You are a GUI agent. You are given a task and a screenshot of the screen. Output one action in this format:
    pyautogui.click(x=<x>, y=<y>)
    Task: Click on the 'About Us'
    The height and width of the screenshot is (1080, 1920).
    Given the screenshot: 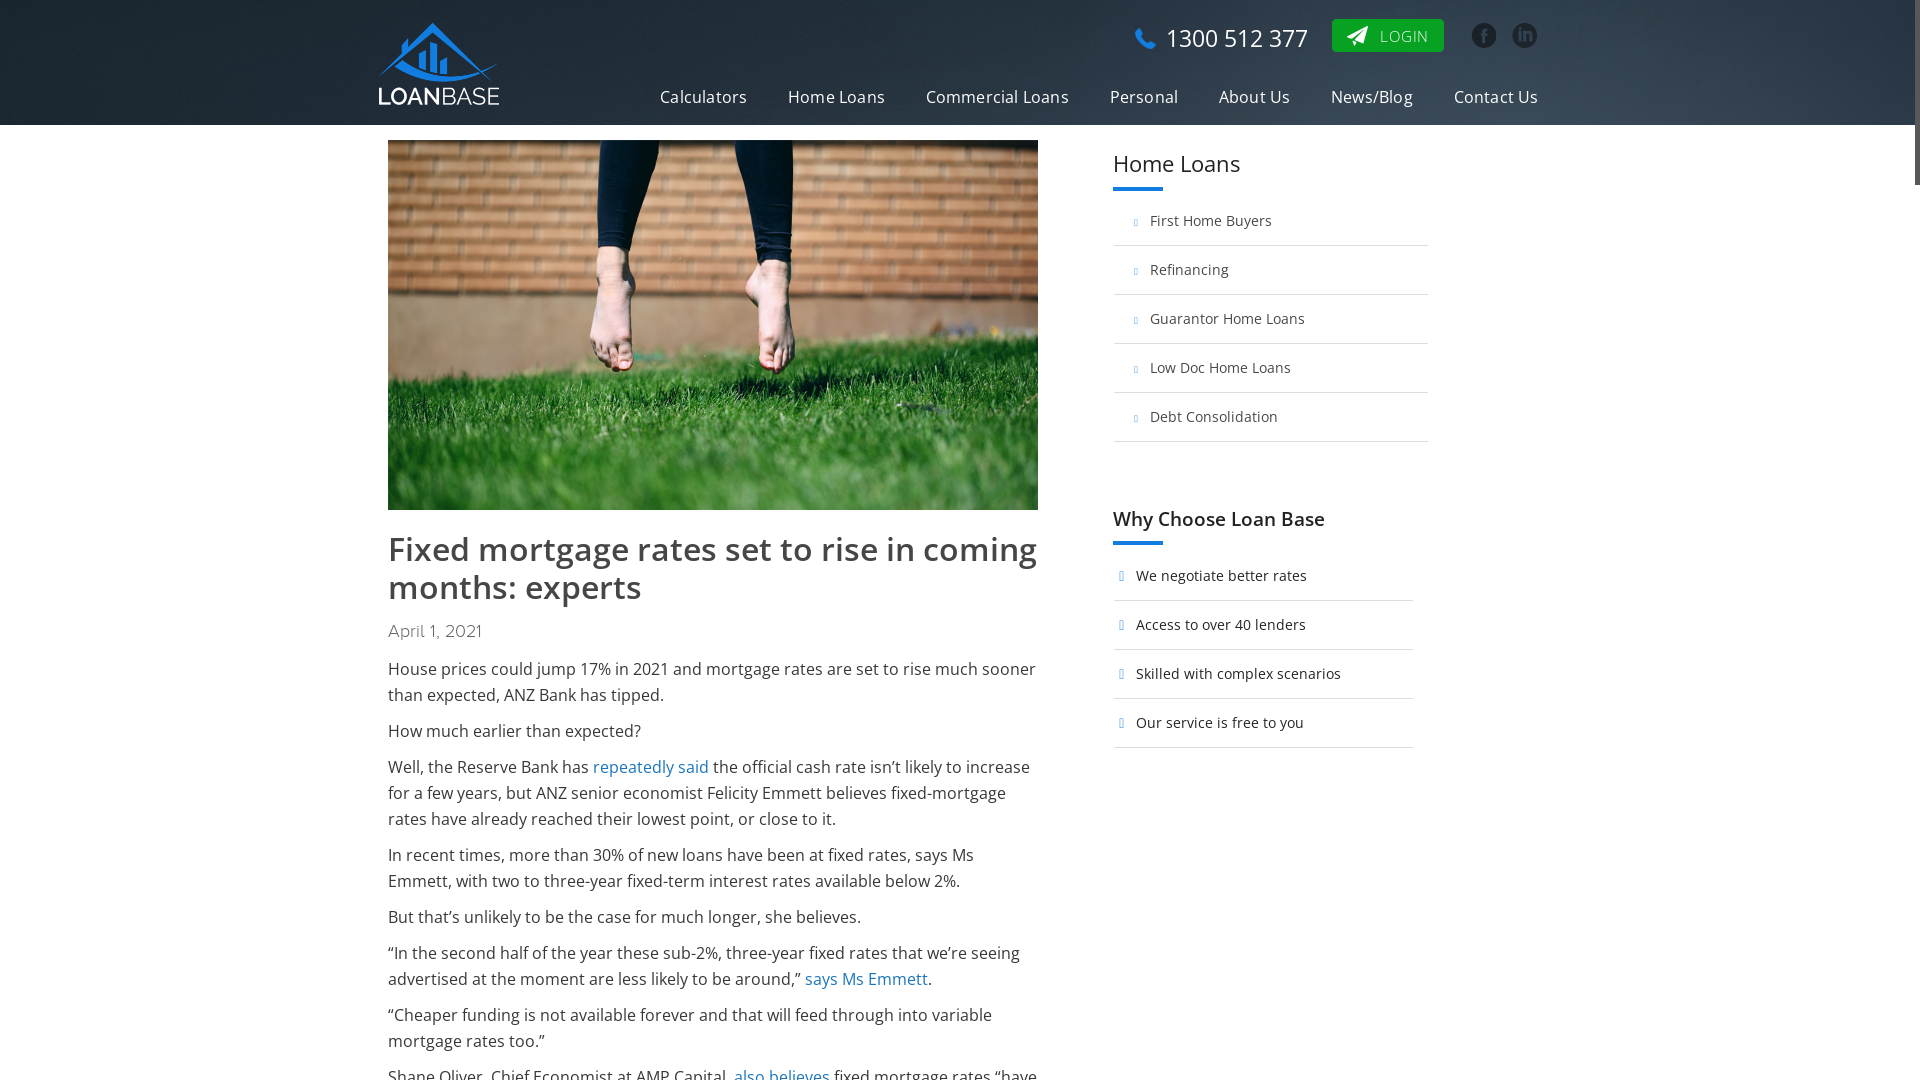 What is the action you would take?
    pyautogui.click(x=1253, y=96)
    